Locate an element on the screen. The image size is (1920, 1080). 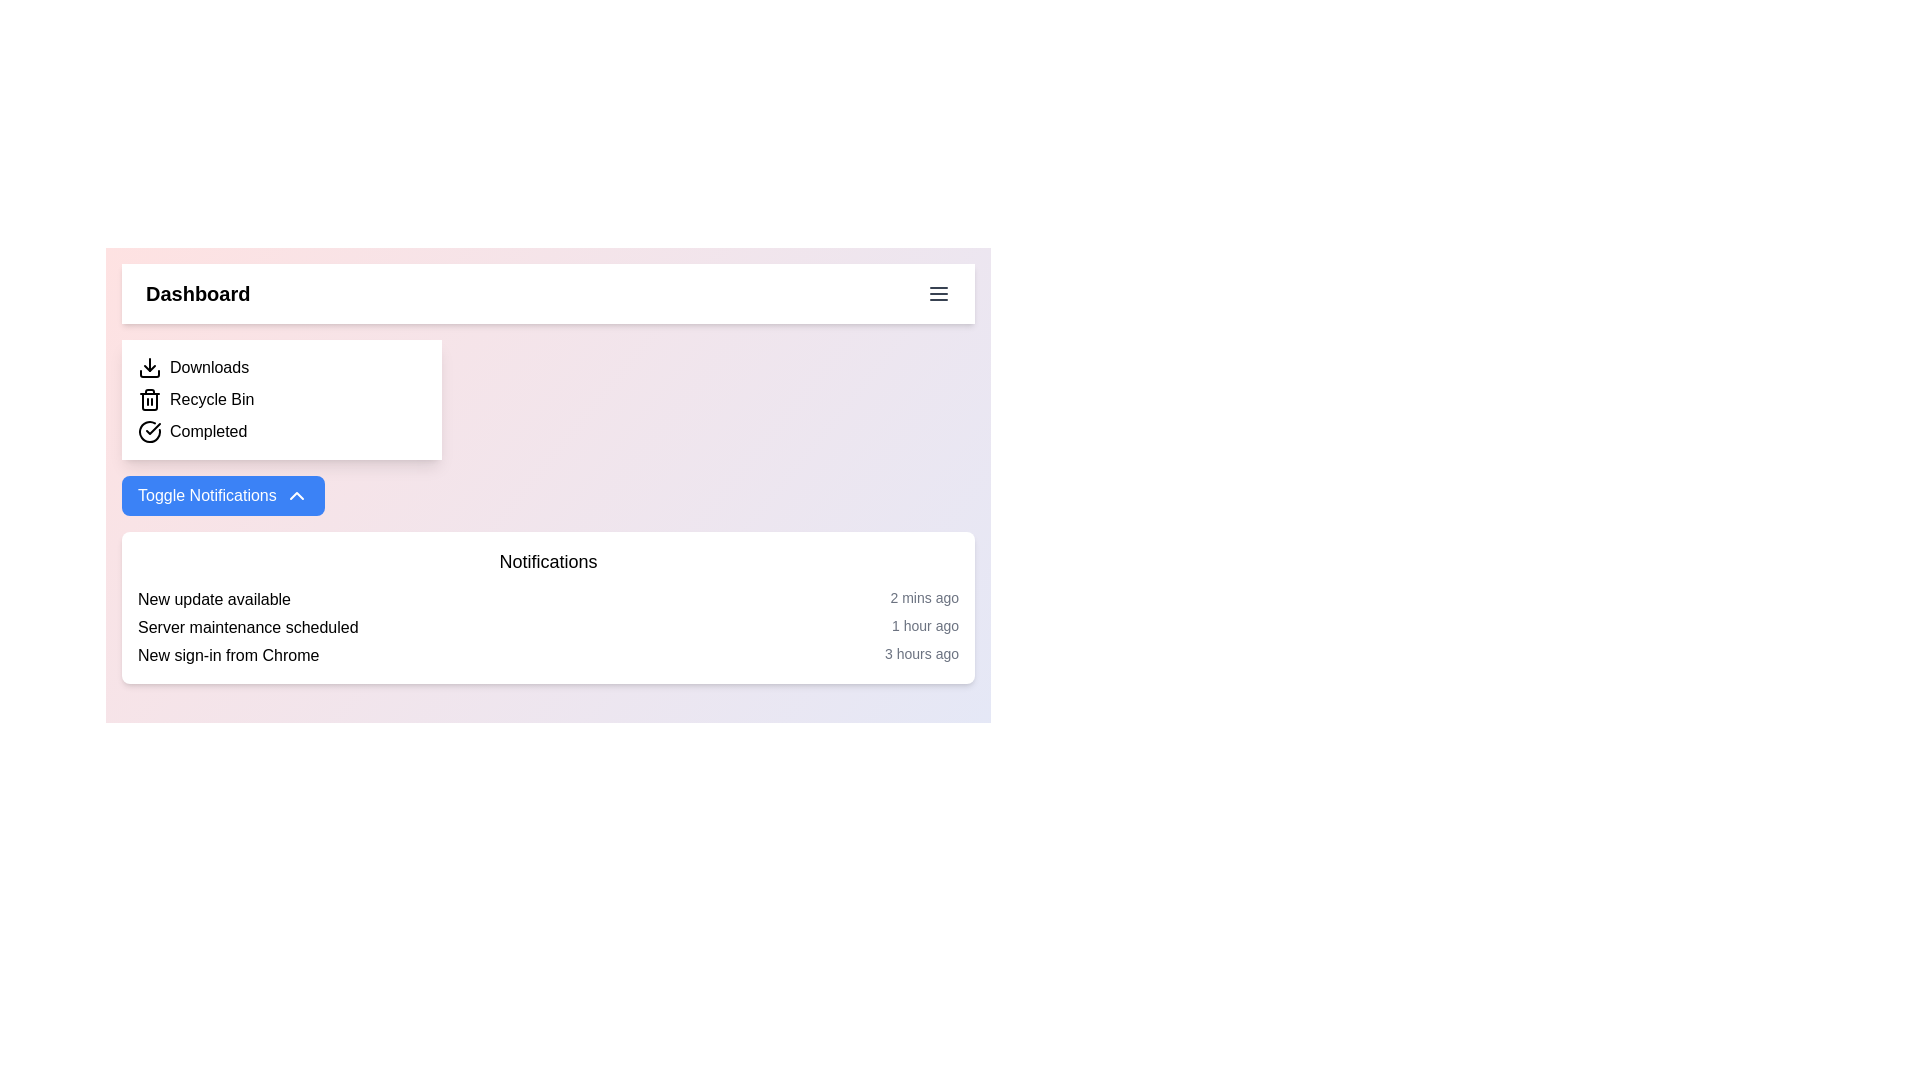
the trash can icon located in the vertical side menu is located at coordinates (148, 401).